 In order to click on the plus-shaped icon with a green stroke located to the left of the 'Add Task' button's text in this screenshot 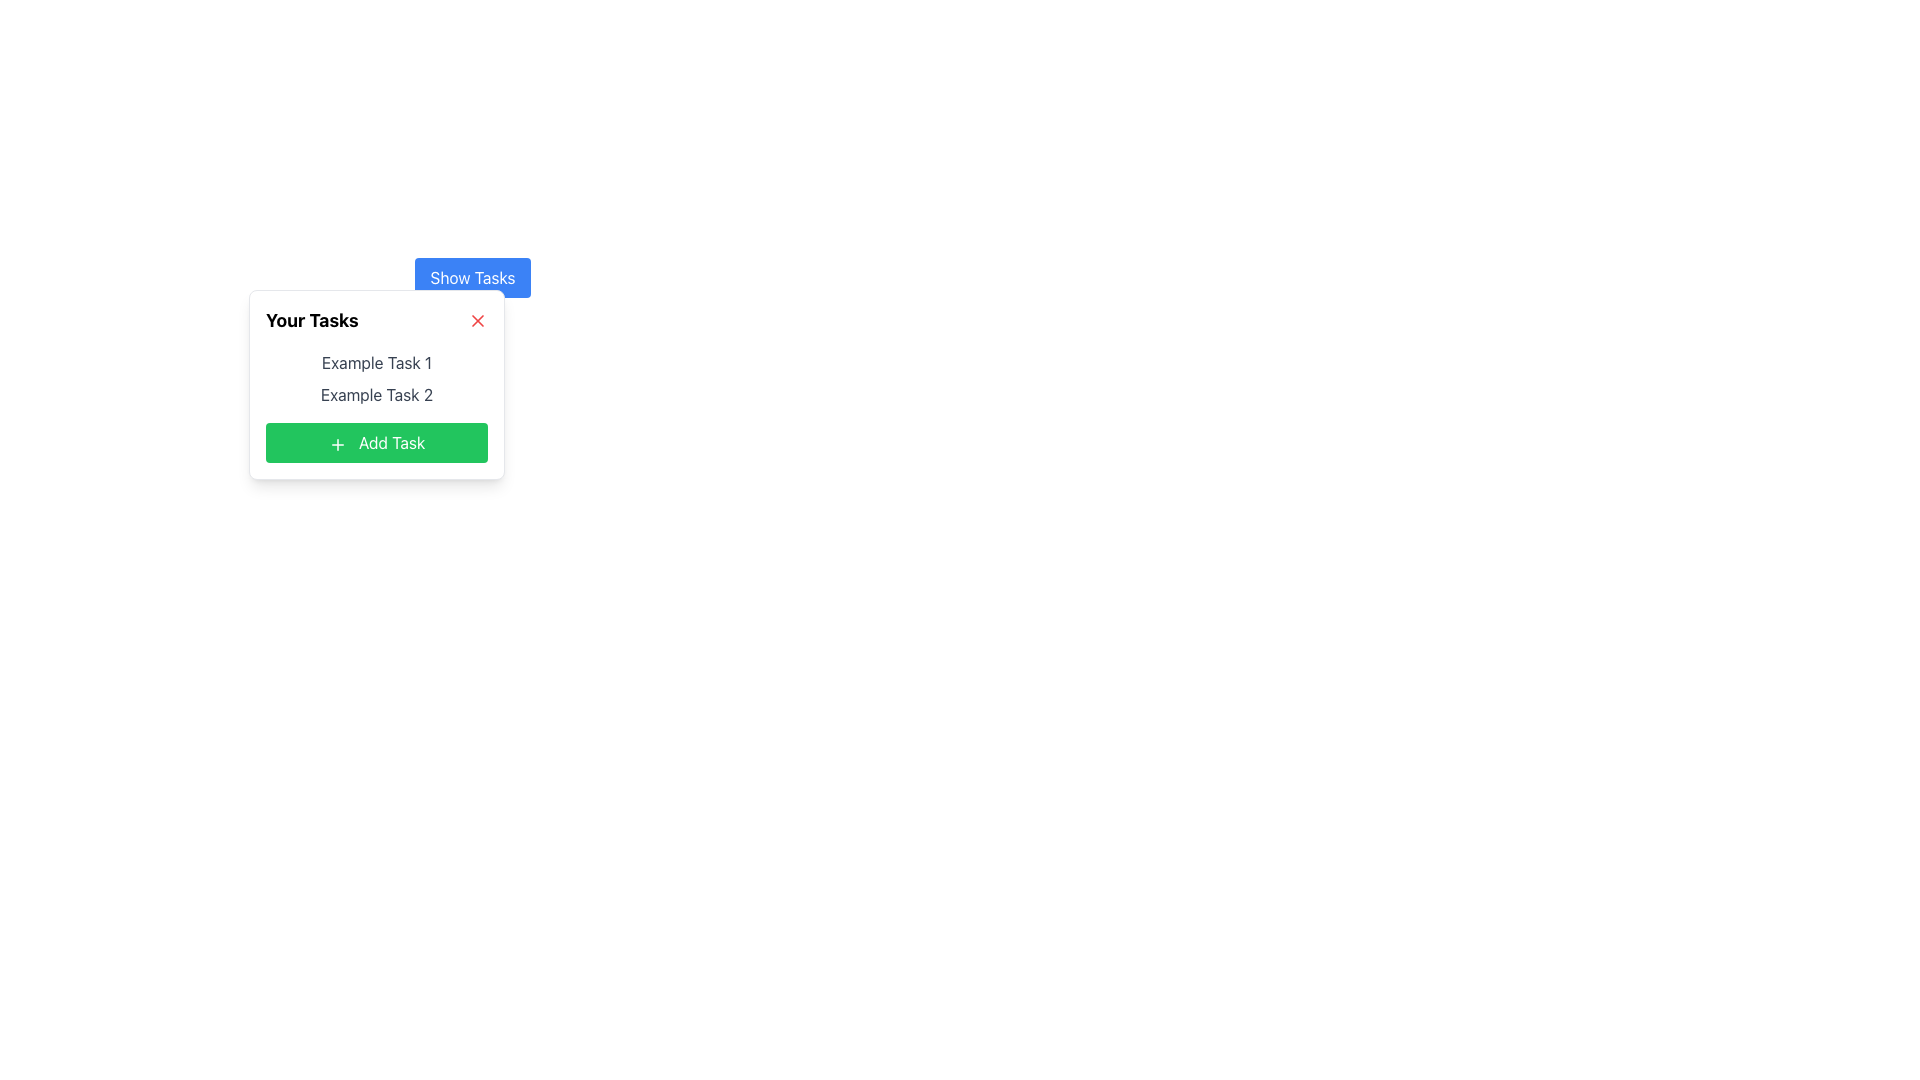, I will do `click(337, 443)`.